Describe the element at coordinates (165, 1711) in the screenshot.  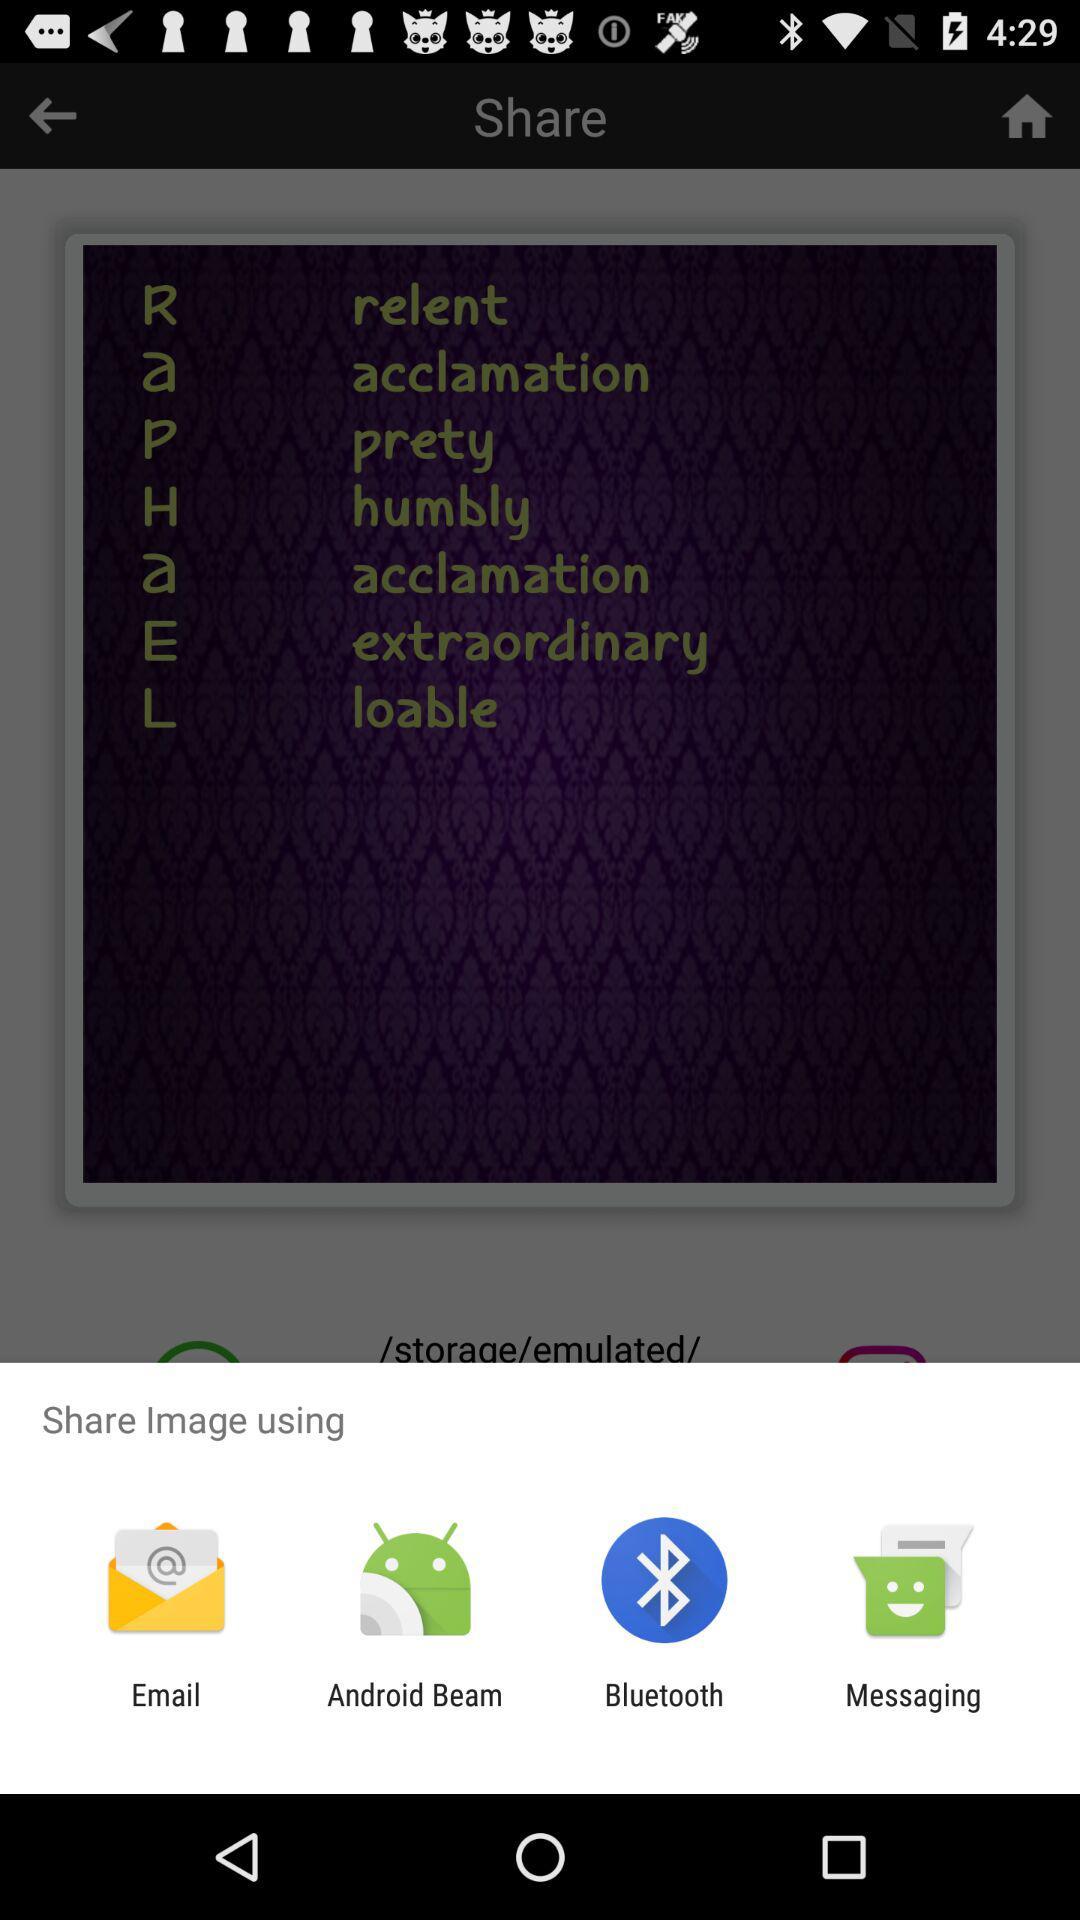
I see `the icon to the left of android beam icon` at that location.